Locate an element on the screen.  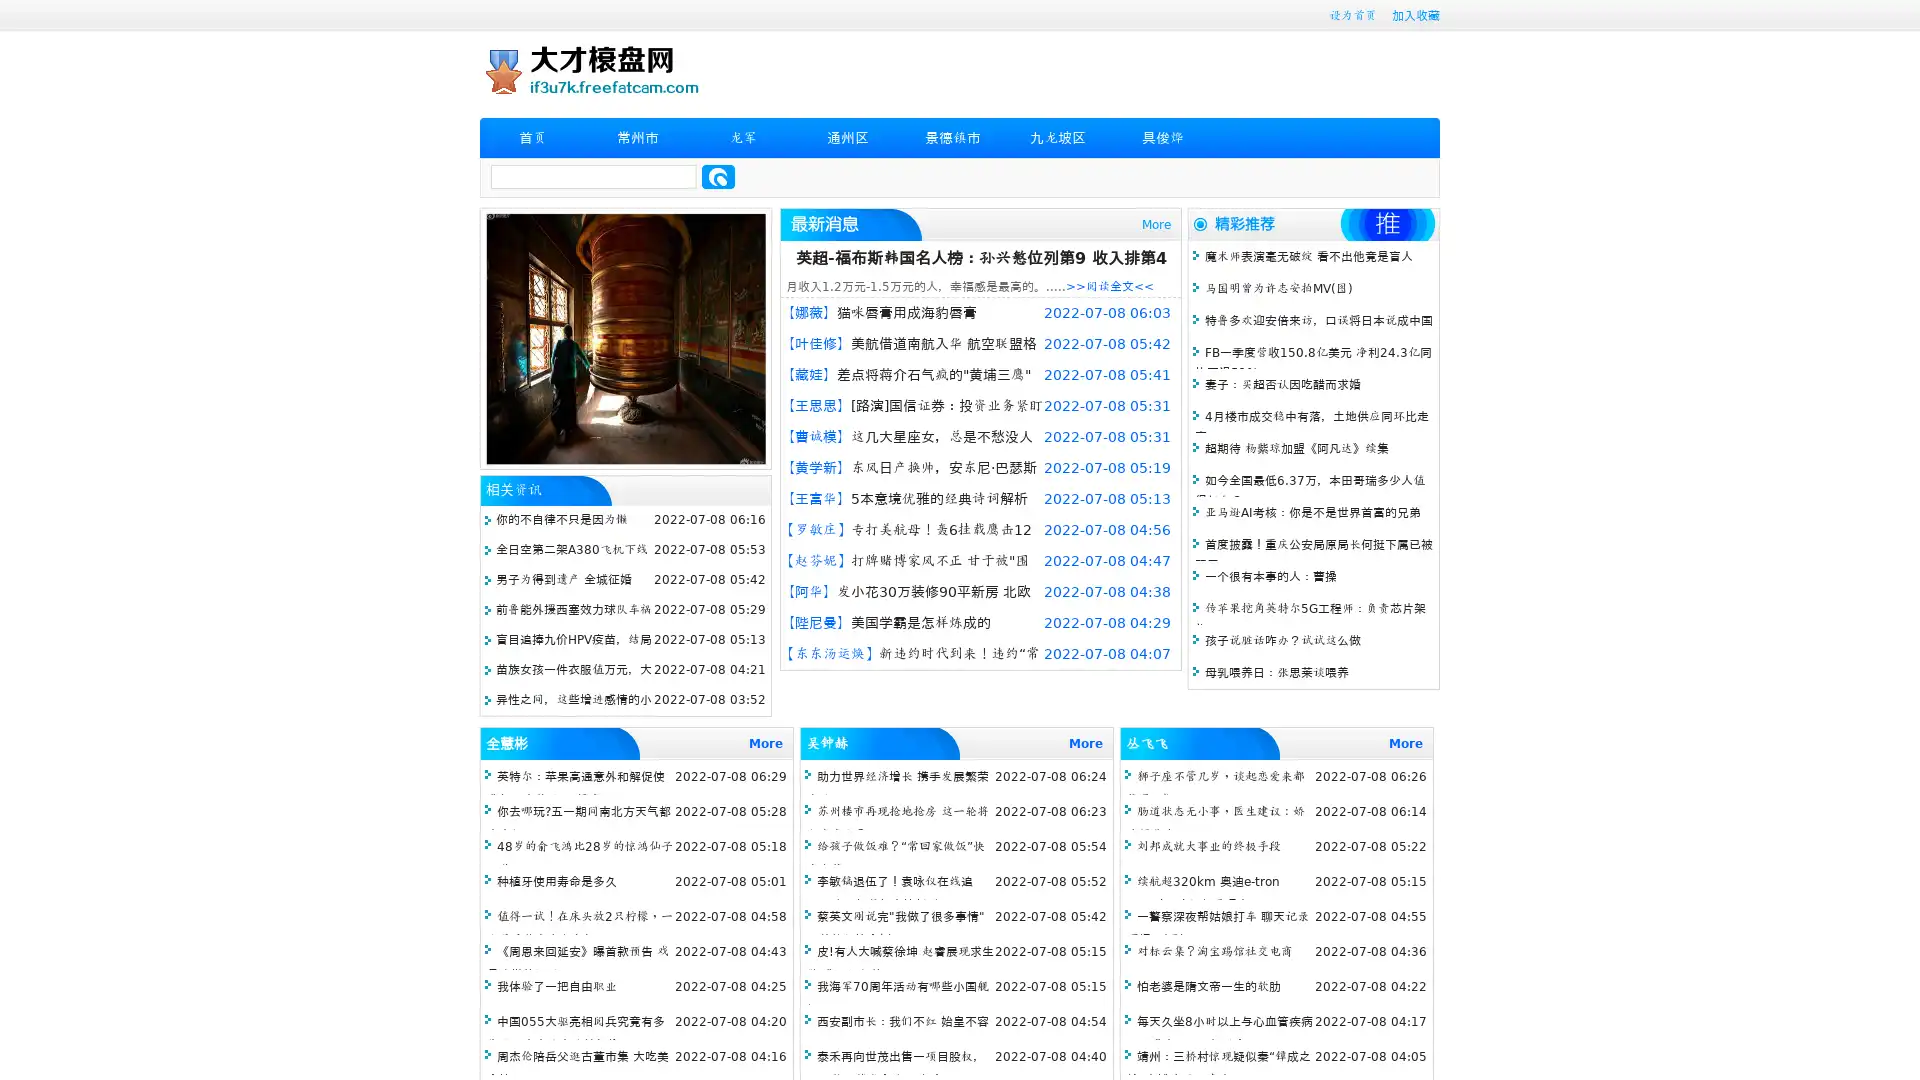
Search is located at coordinates (718, 176).